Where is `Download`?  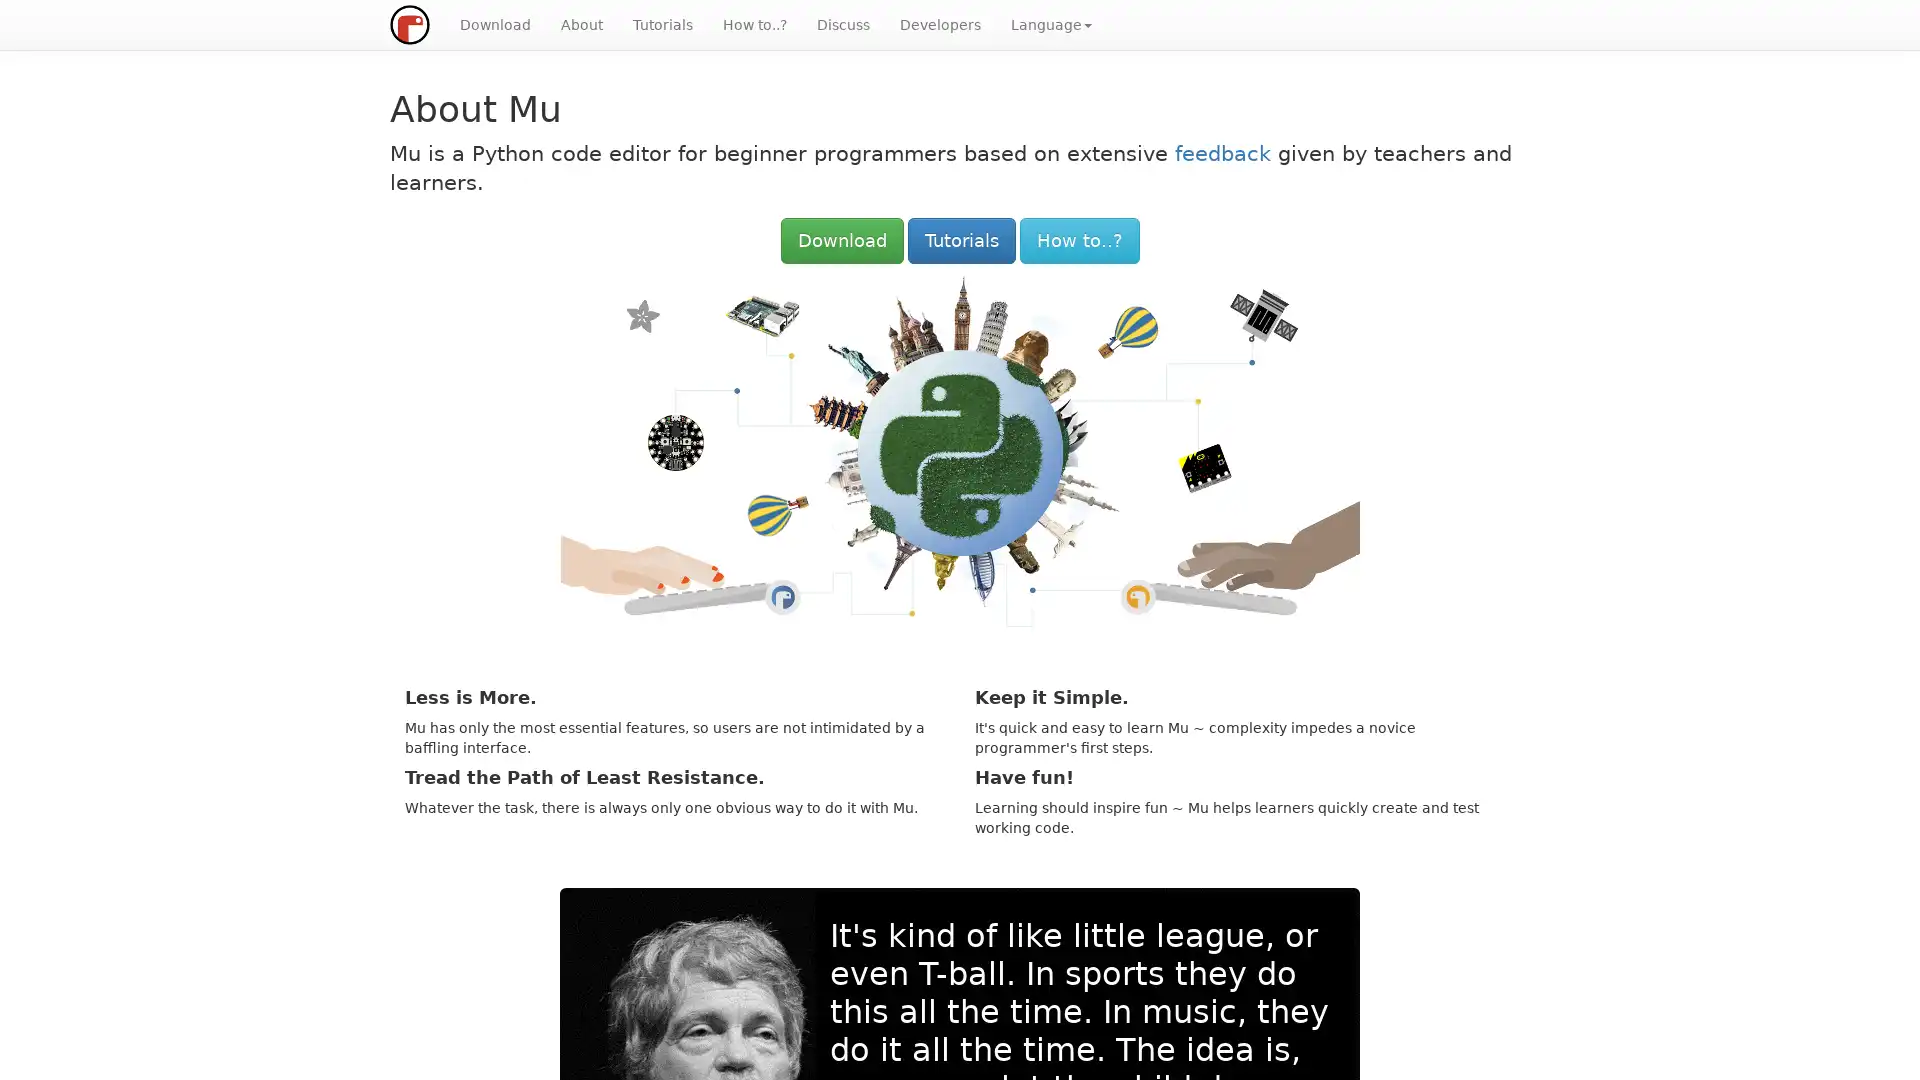 Download is located at coordinates (841, 239).